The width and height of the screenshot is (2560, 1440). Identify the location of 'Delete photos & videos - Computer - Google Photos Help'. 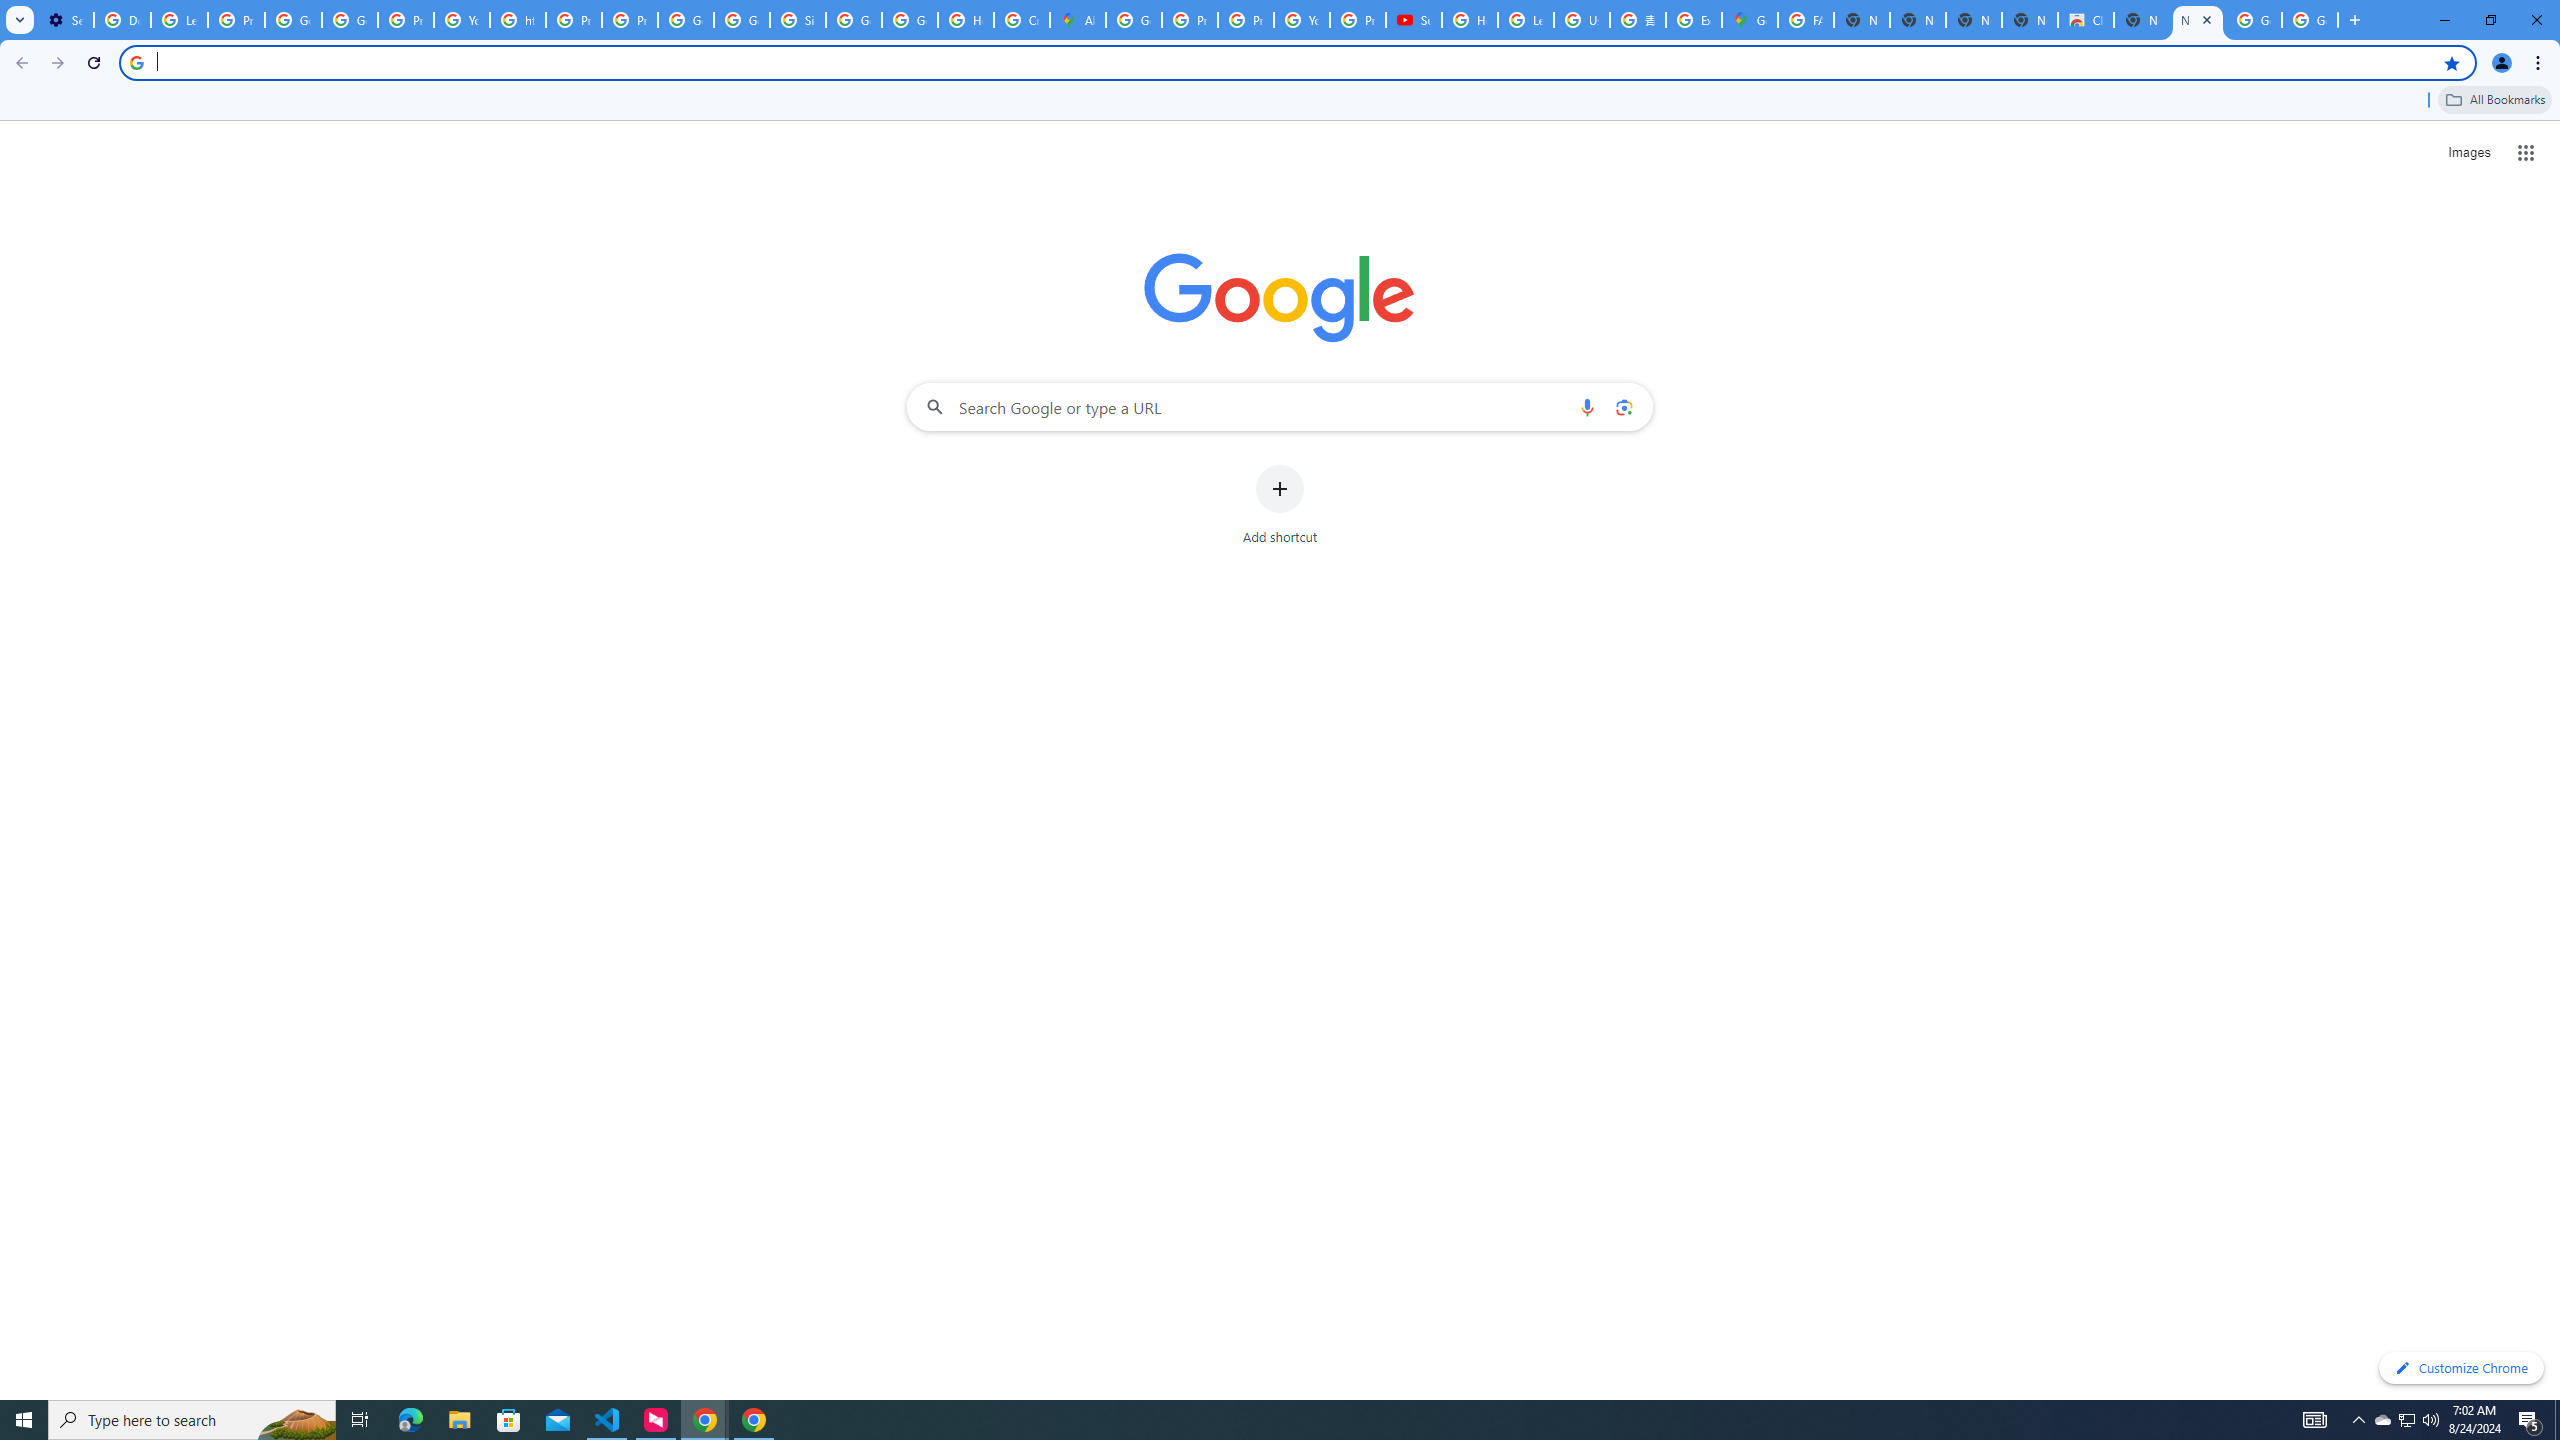
(121, 19).